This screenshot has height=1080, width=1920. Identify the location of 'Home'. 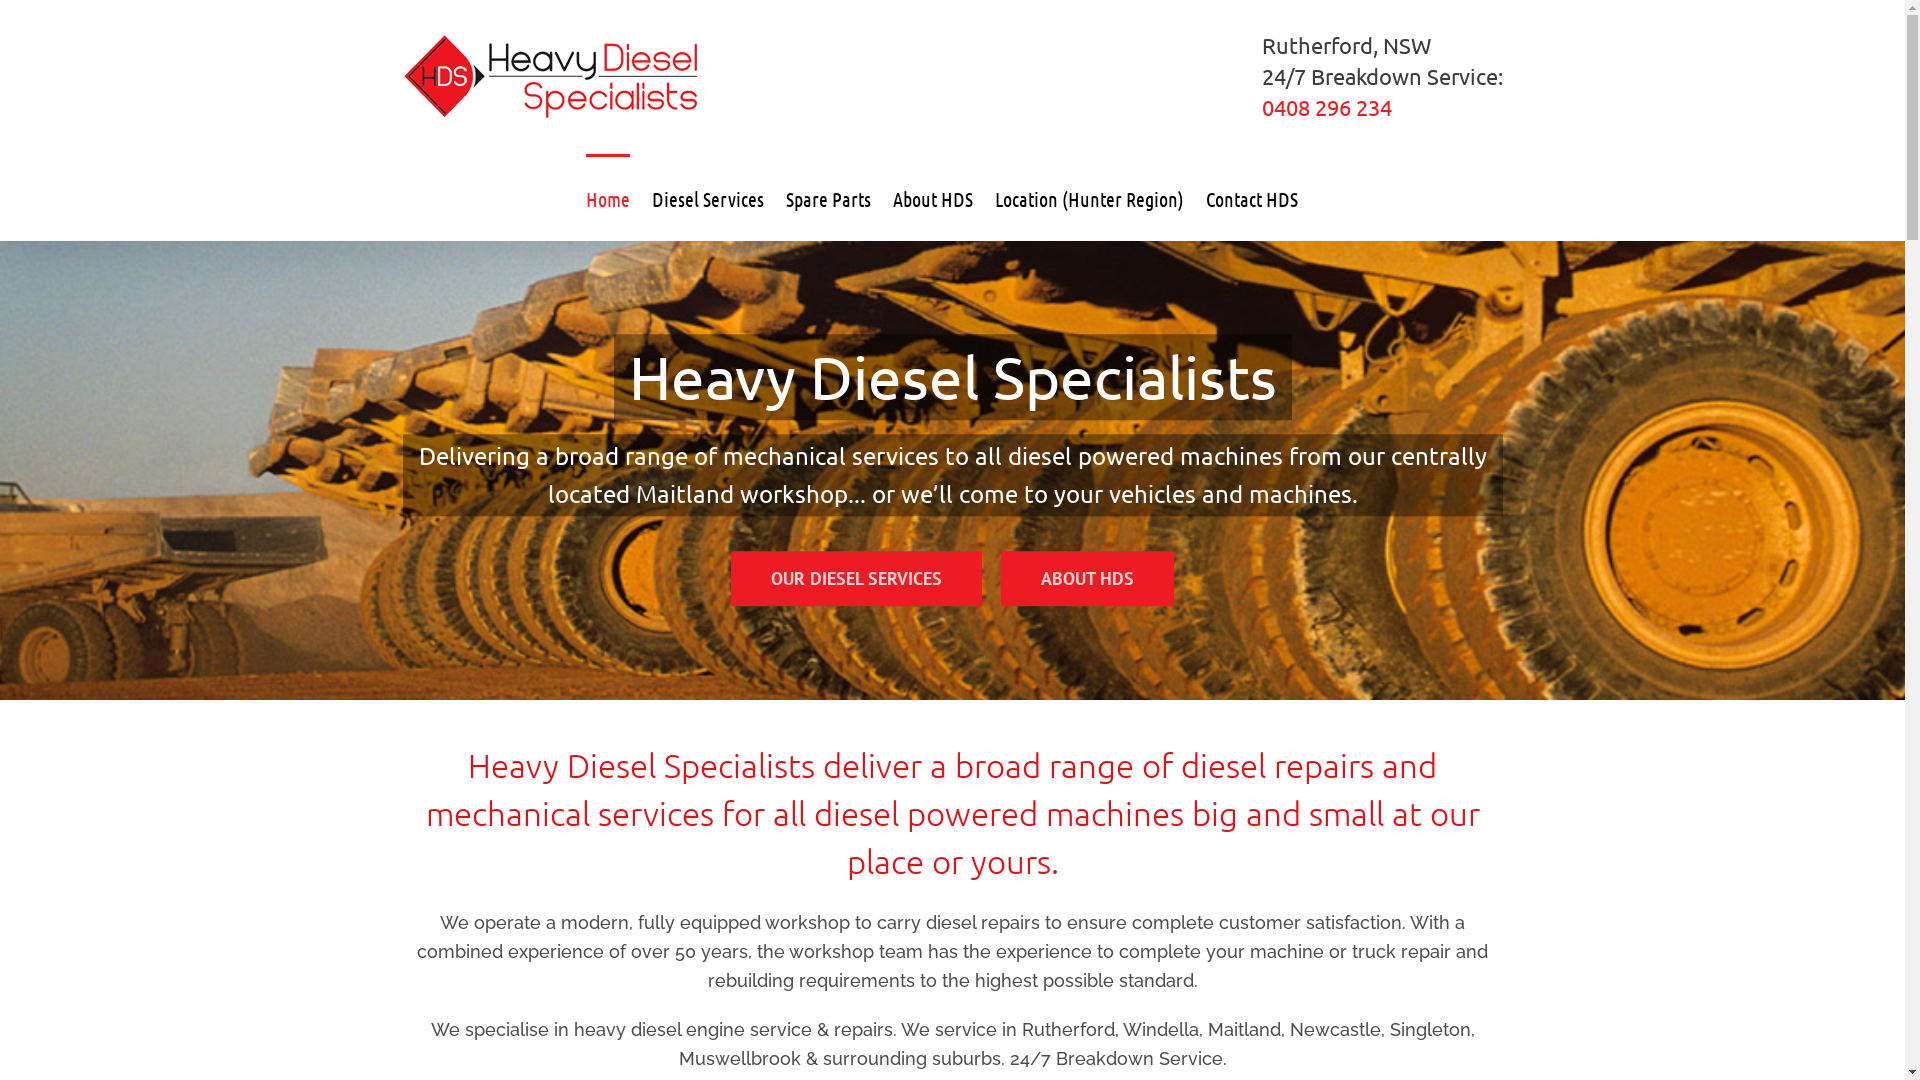
(584, 196).